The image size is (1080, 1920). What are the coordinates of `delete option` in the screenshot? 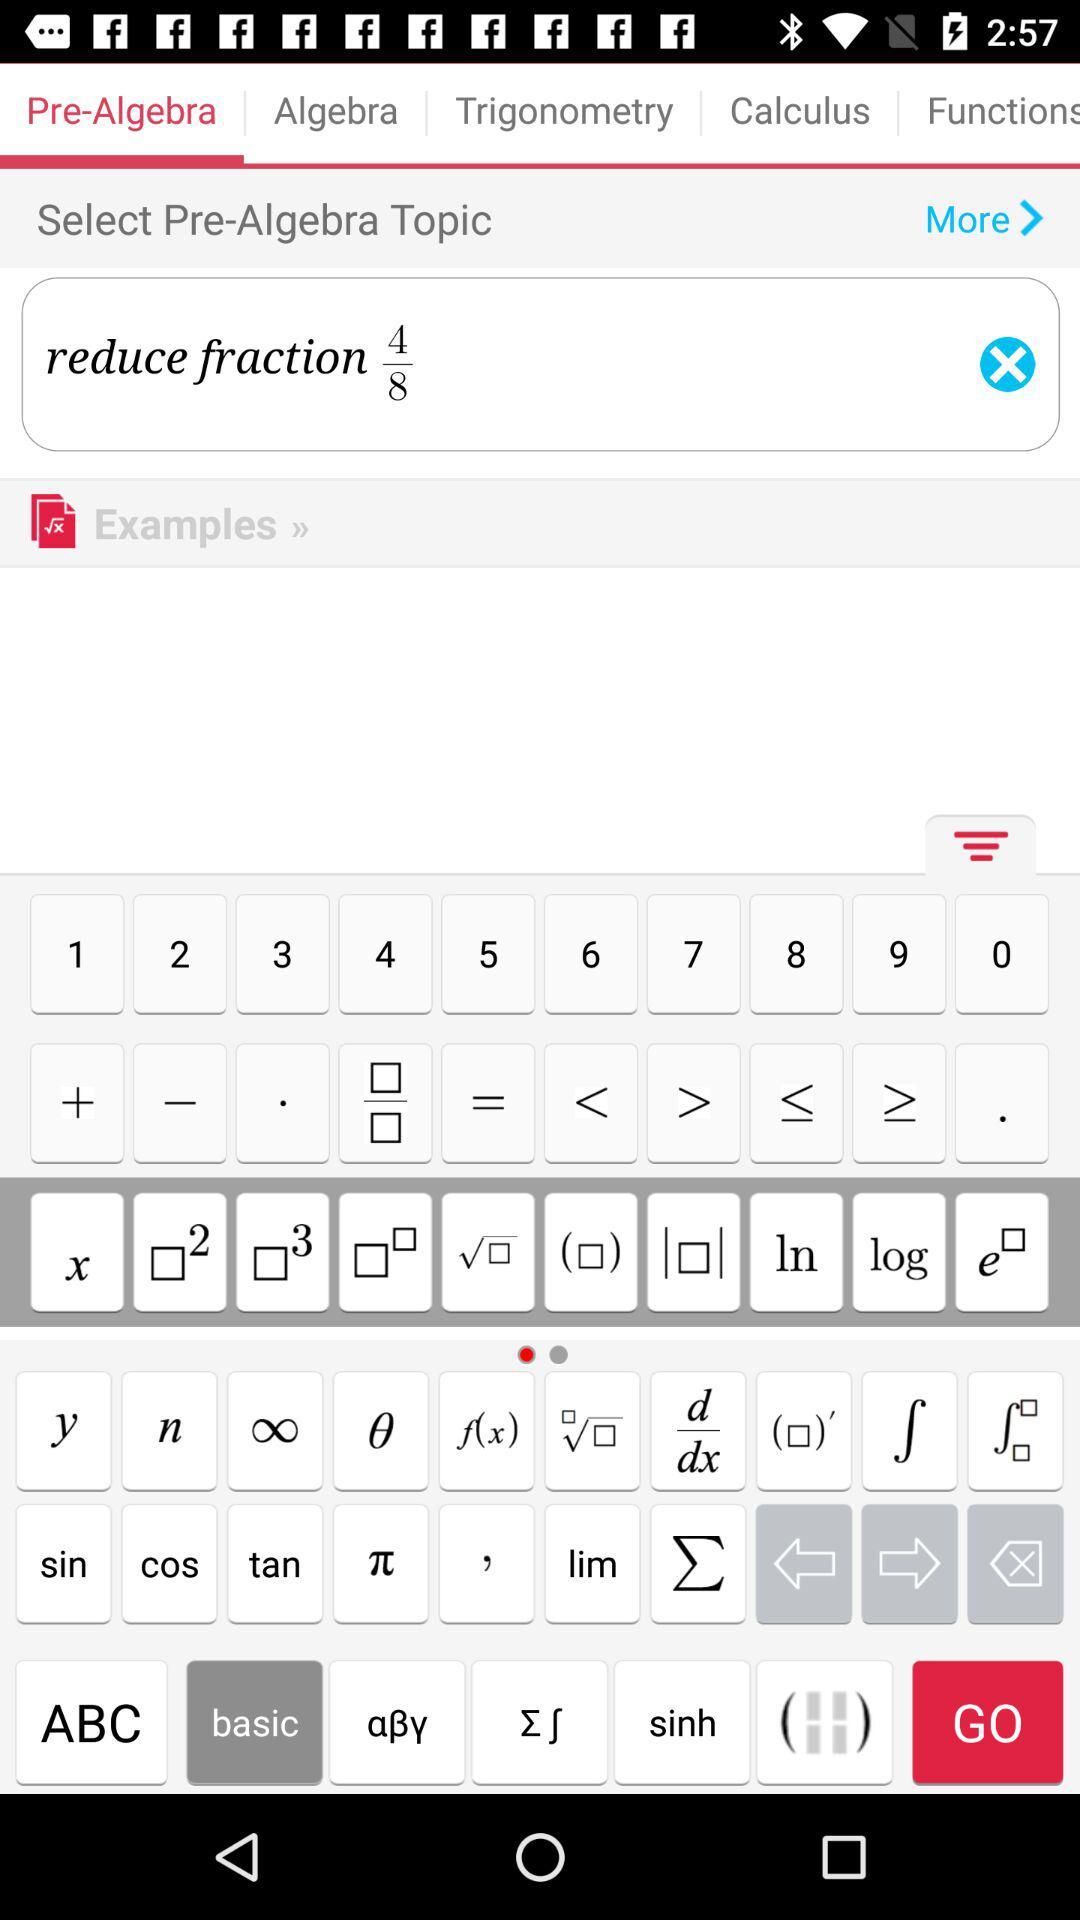 It's located at (1015, 1562).